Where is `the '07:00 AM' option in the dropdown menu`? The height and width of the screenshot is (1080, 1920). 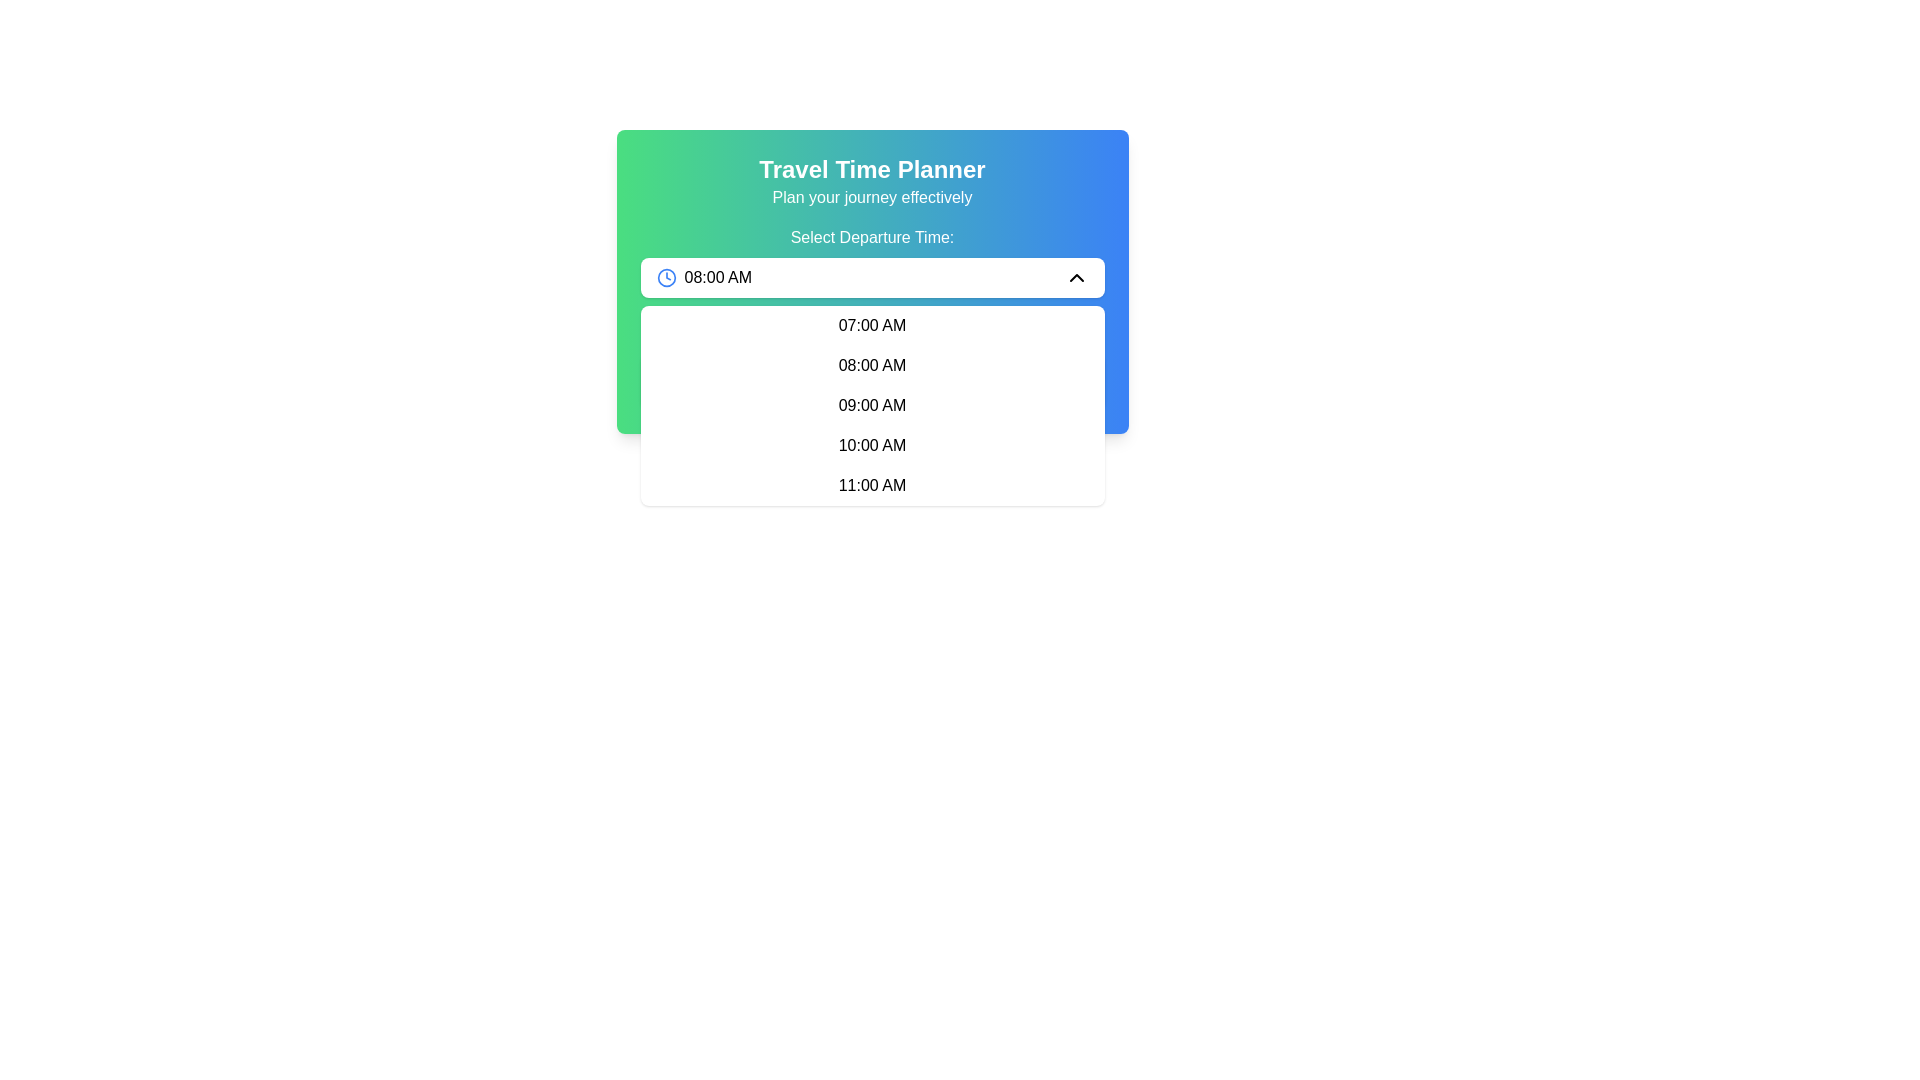
the '07:00 AM' option in the dropdown menu is located at coordinates (872, 316).